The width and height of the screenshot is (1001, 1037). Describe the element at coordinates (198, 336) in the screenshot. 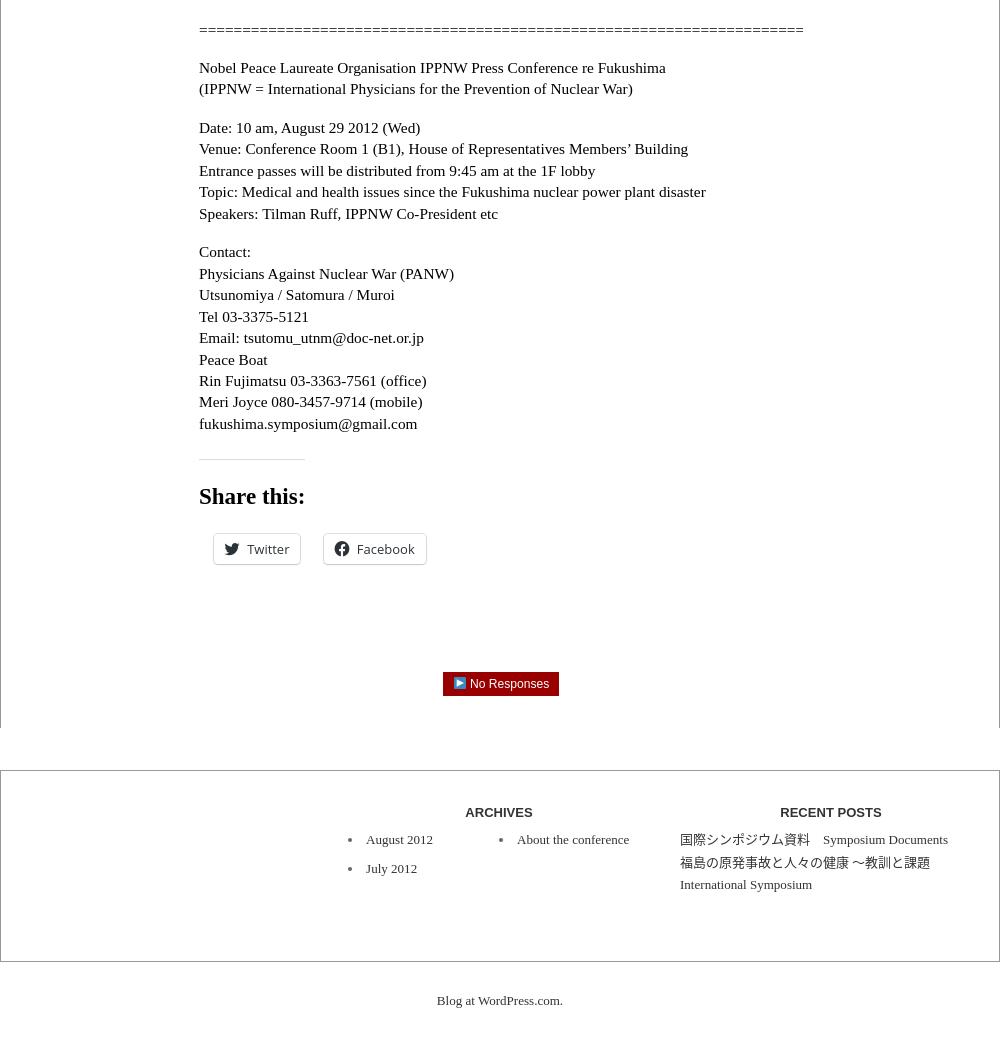

I see `'Email: tsutomu_utnm@doc-net.or.jp'` at that location.